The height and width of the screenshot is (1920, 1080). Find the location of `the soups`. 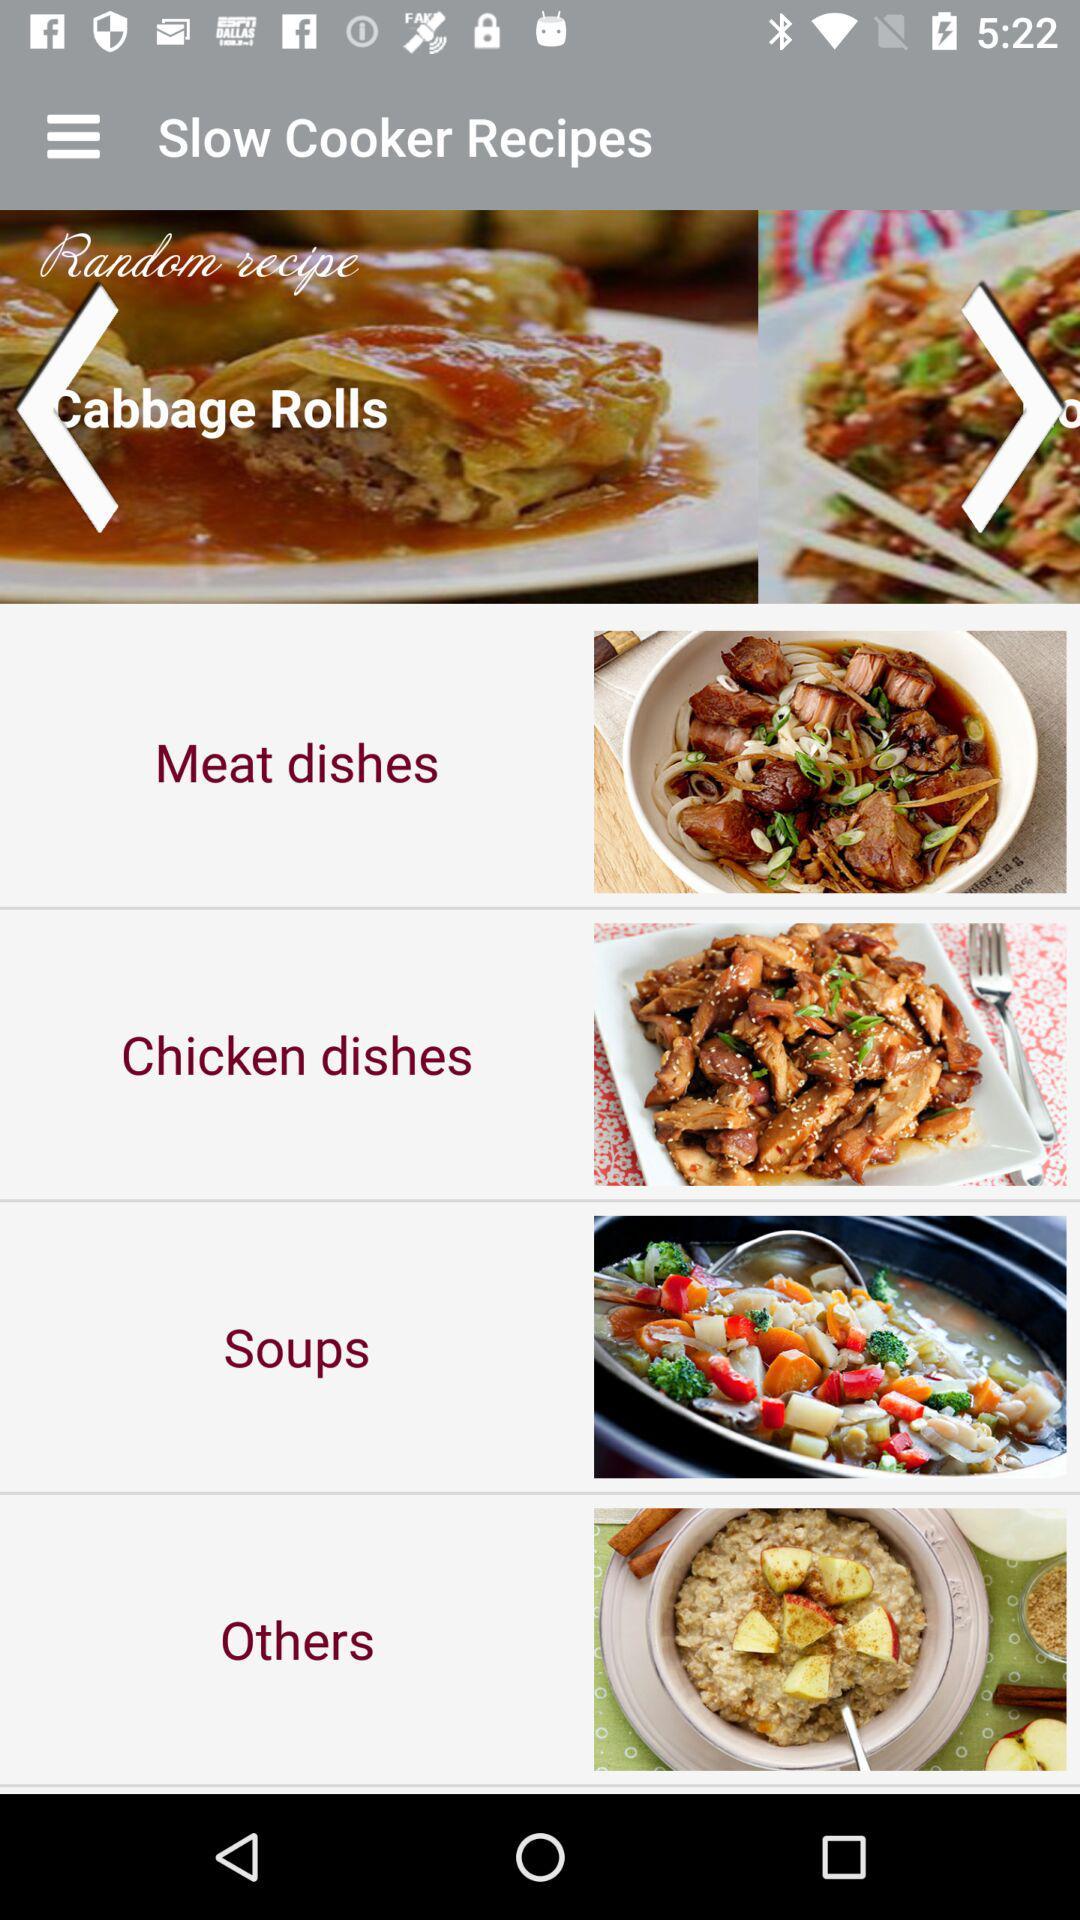

the soups is located at coordinates (297, 1346).